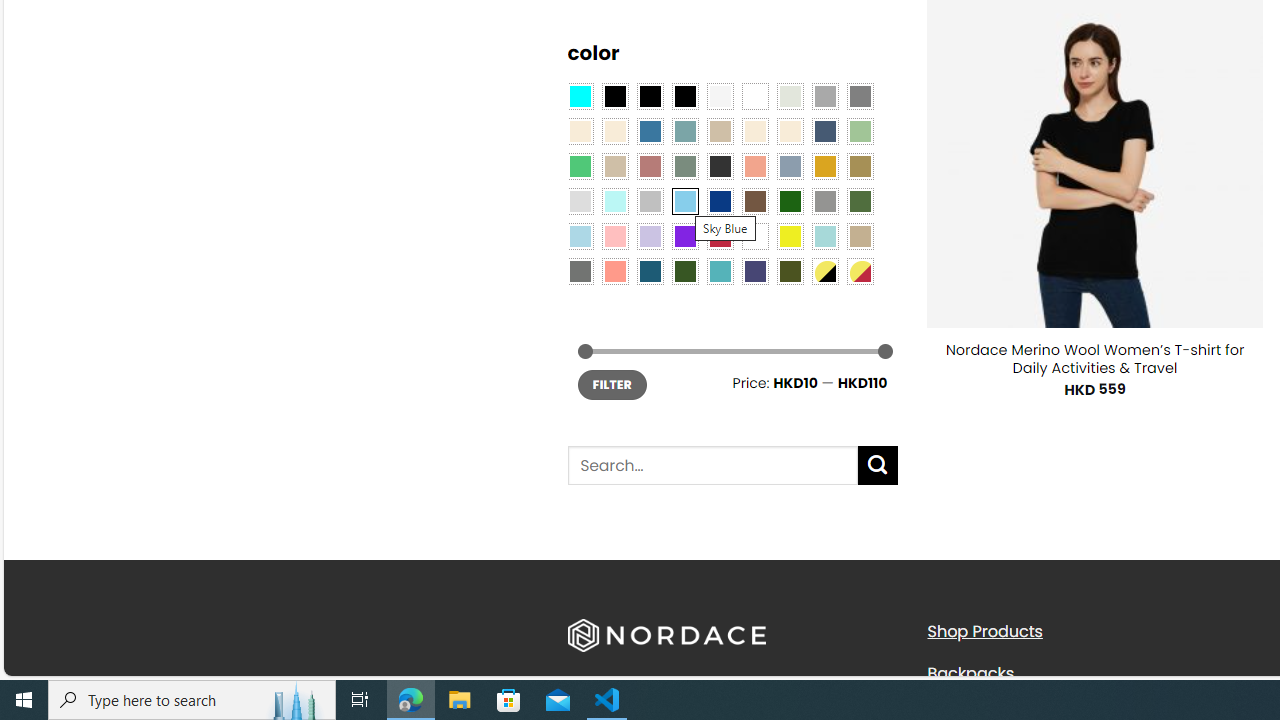 The width and height of the screenshot is (1280, 720). What do you see at coordinates (824, 164) in the screenshot?
I see `'Gold'` at bounding box center [824, 164].